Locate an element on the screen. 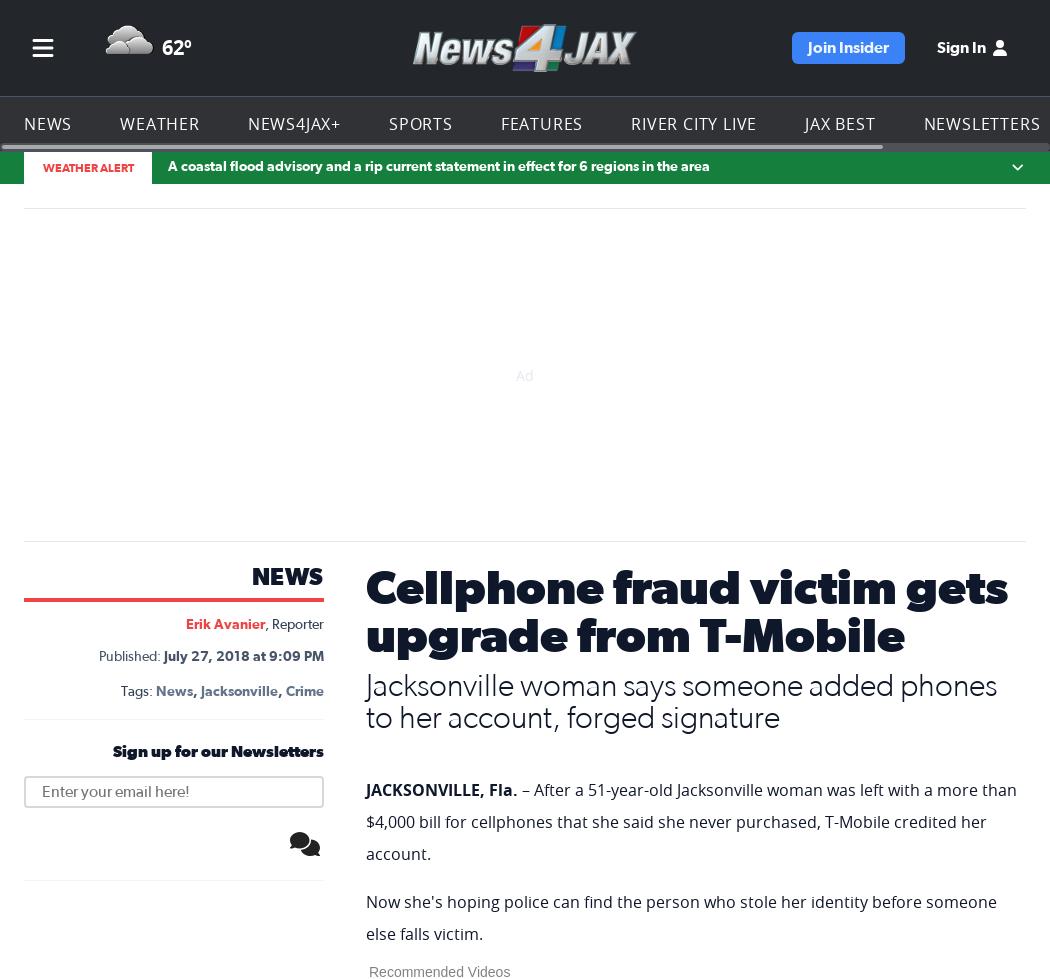 This screenshot has width=1050, height=979. 'A T-Mobile executive later reached out to Edwards about her complaint. She said the company credited her account and upgraded her account to VIP status.' is located at coordinates (684, 466).